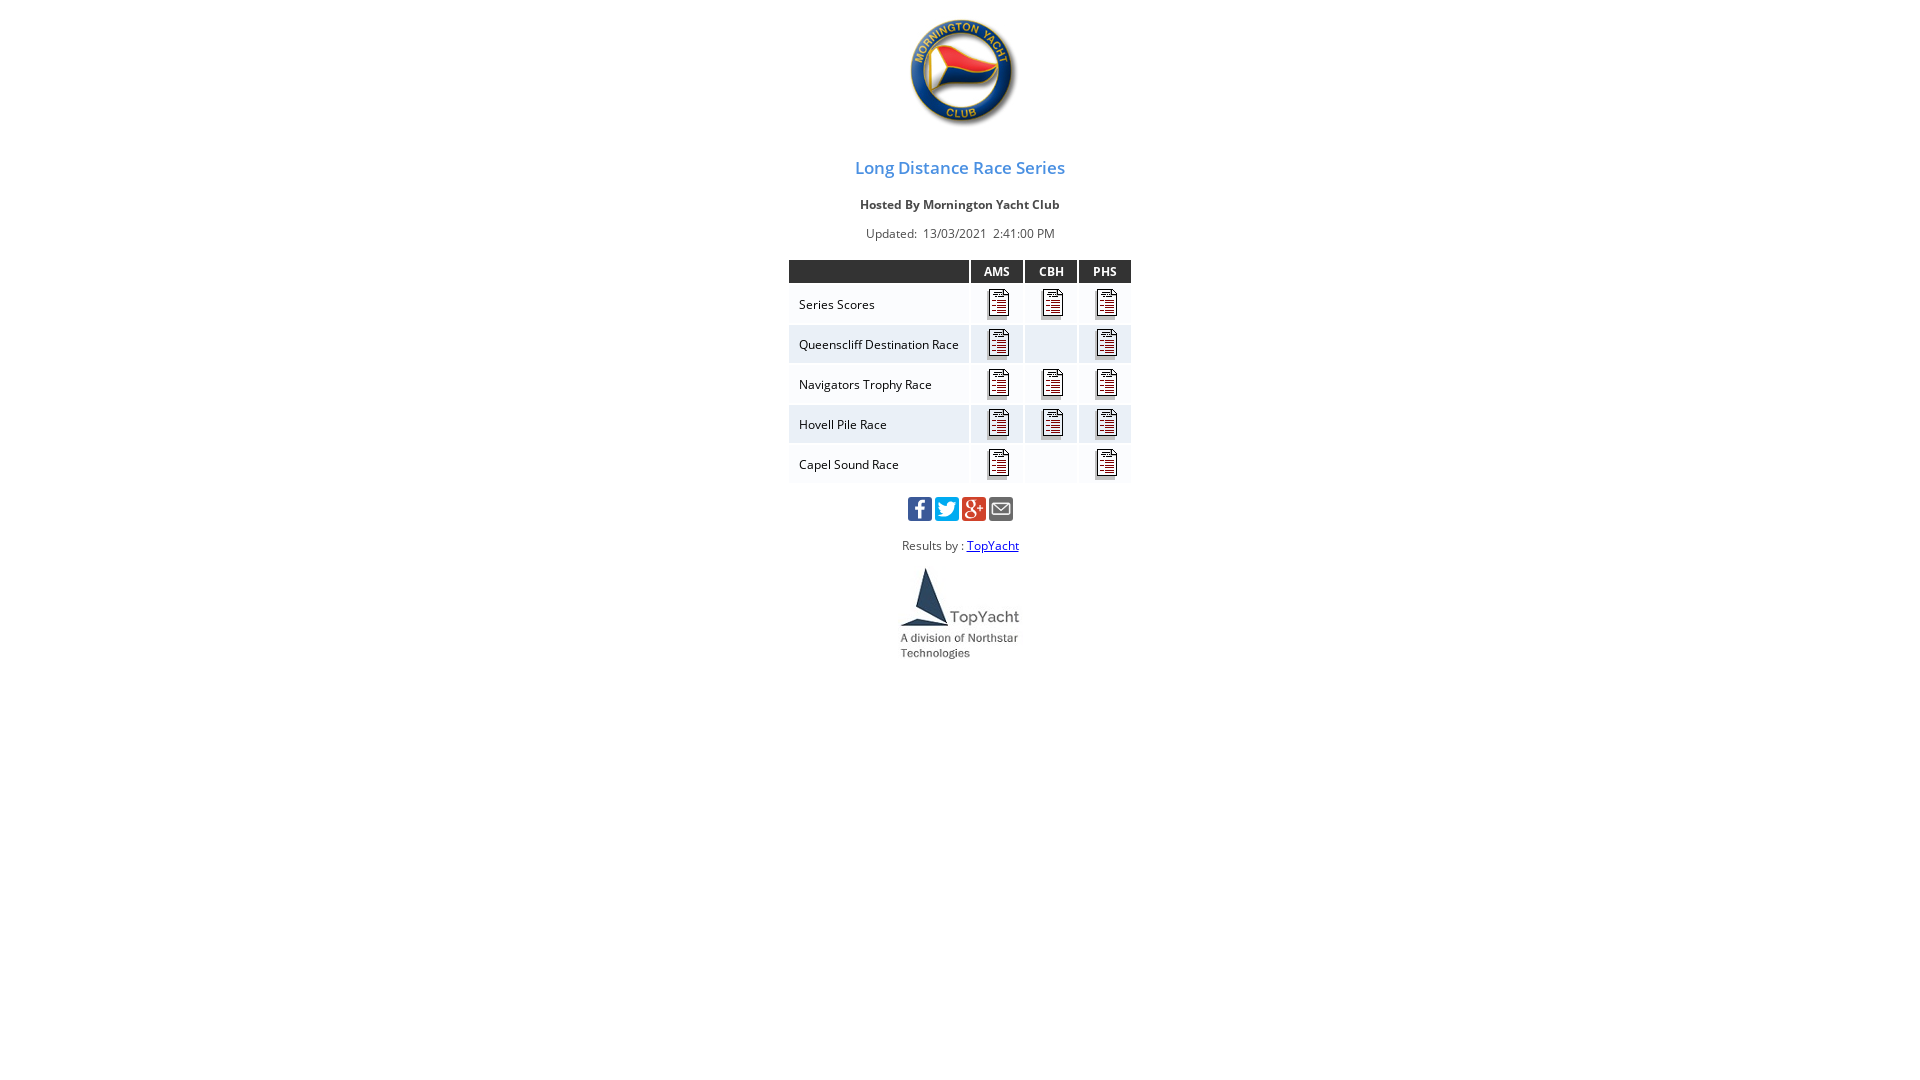  Describe the element at coordinates (999, 515) in the screenshot. I see `'Send email'` at that location.